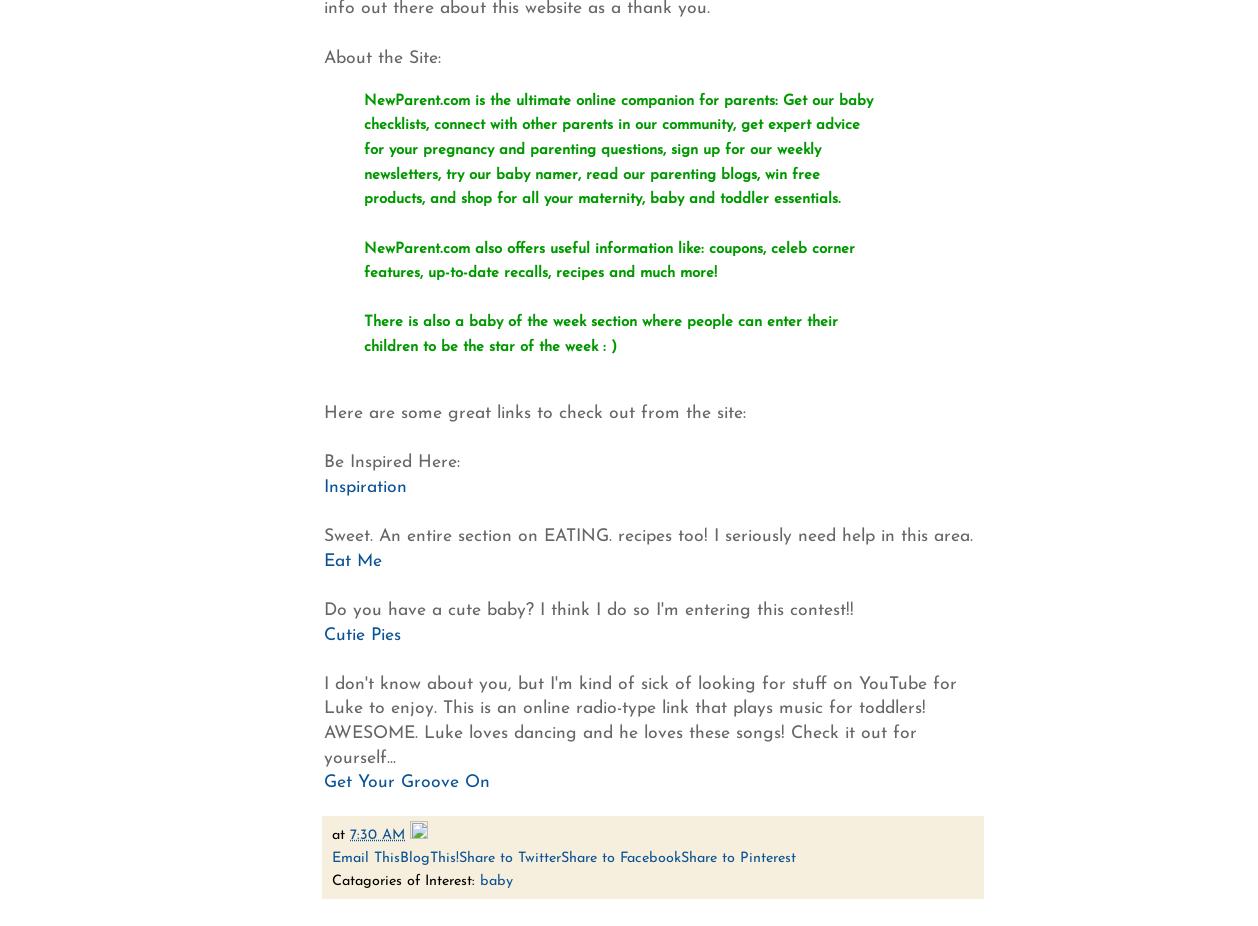  What do you see at coordinates (738, 857) in the screenshot?
I see `'Share to Pinterest'` at bounding box center [738, 857].